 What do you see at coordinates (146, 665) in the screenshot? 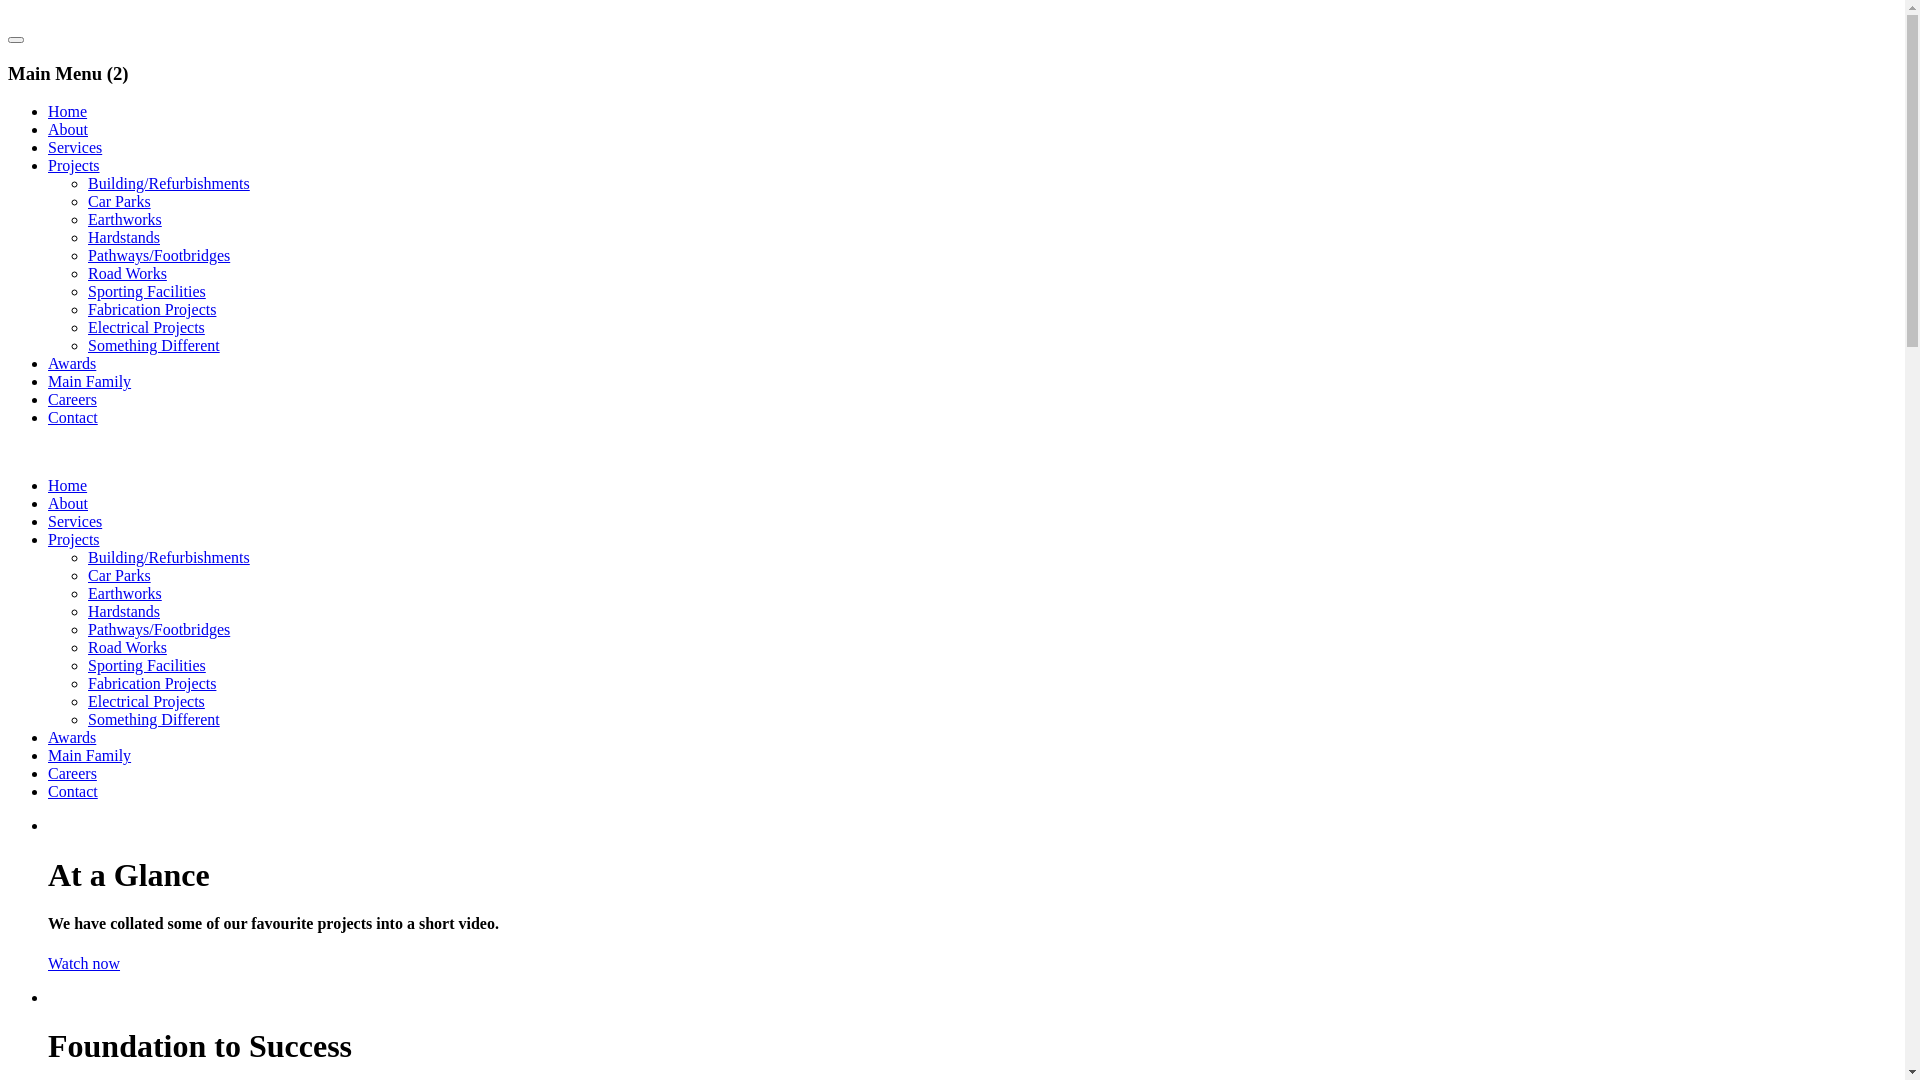
I see `'Sporting Facilities'` at bounding box center [146, 665].